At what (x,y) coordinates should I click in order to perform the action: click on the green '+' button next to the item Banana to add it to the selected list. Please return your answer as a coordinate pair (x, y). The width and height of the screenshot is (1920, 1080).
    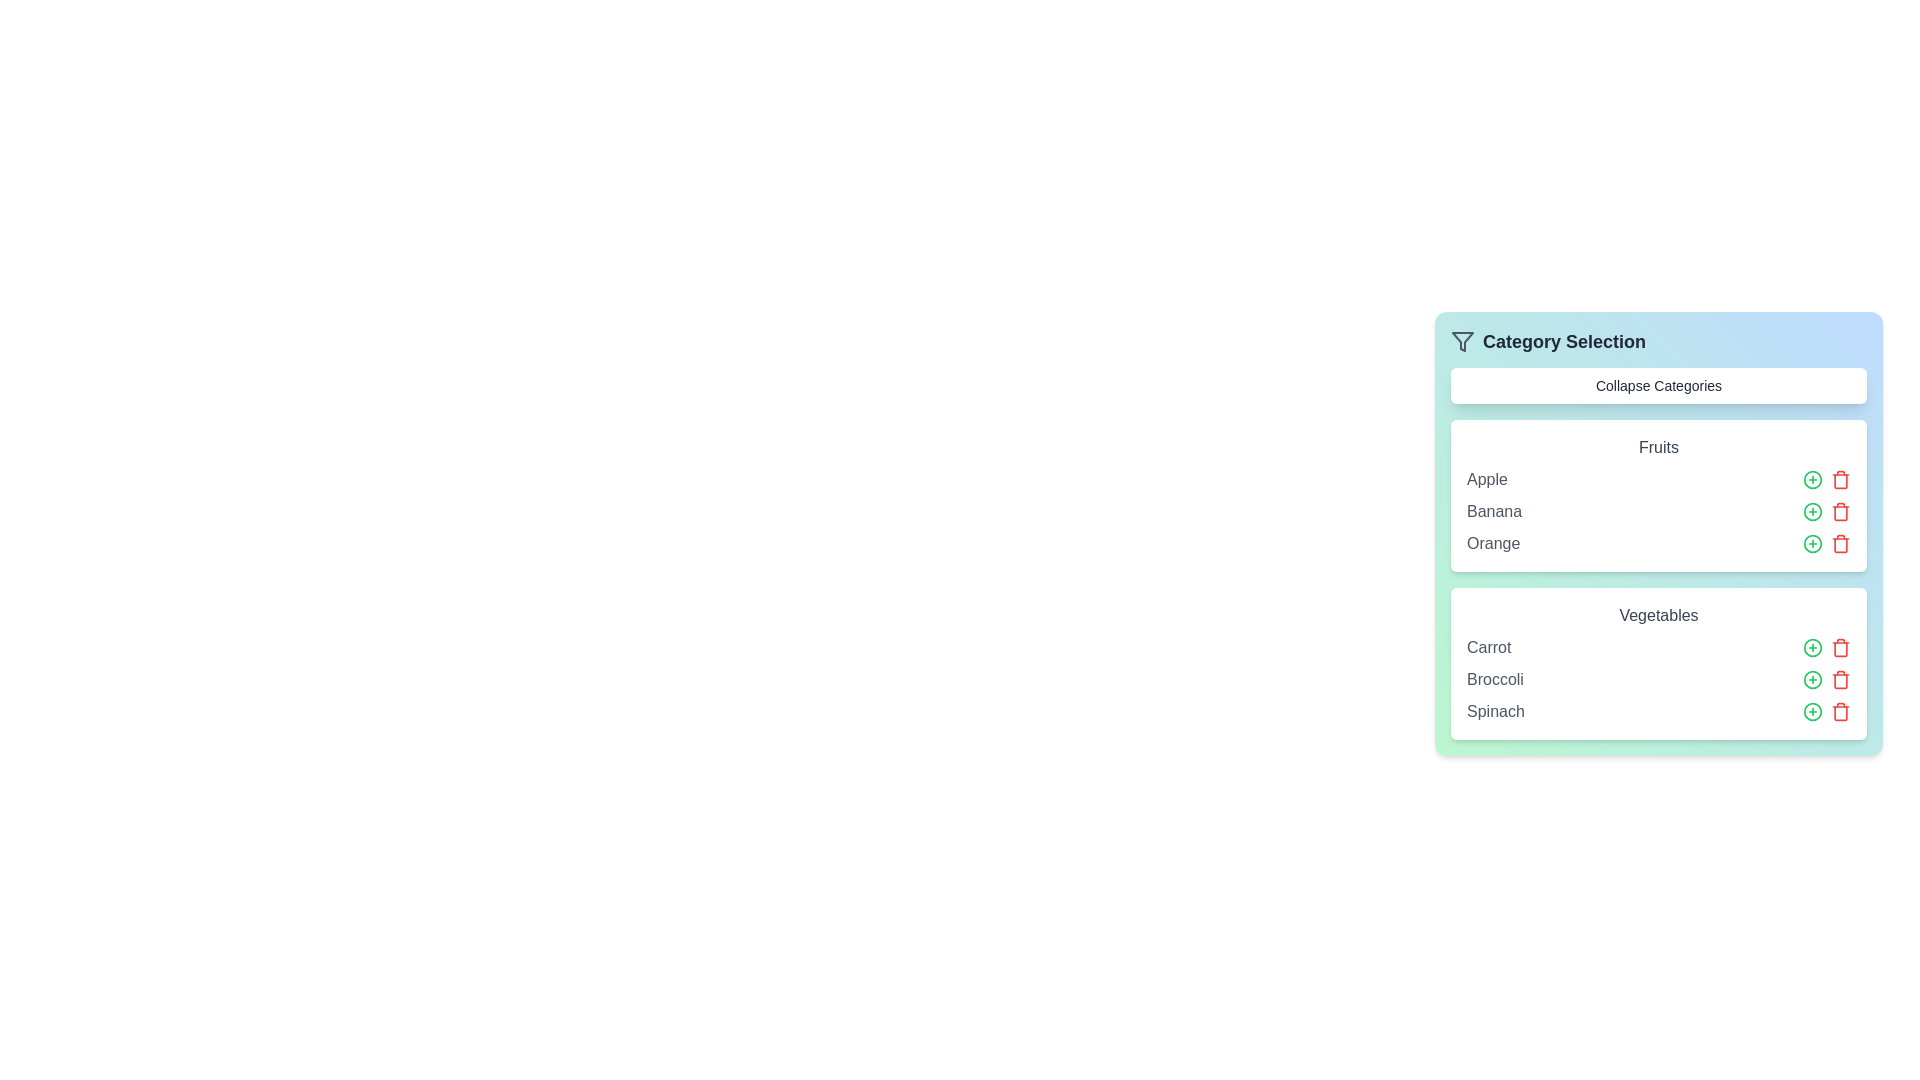
    Looking at the image, I should click on (1813, 511).